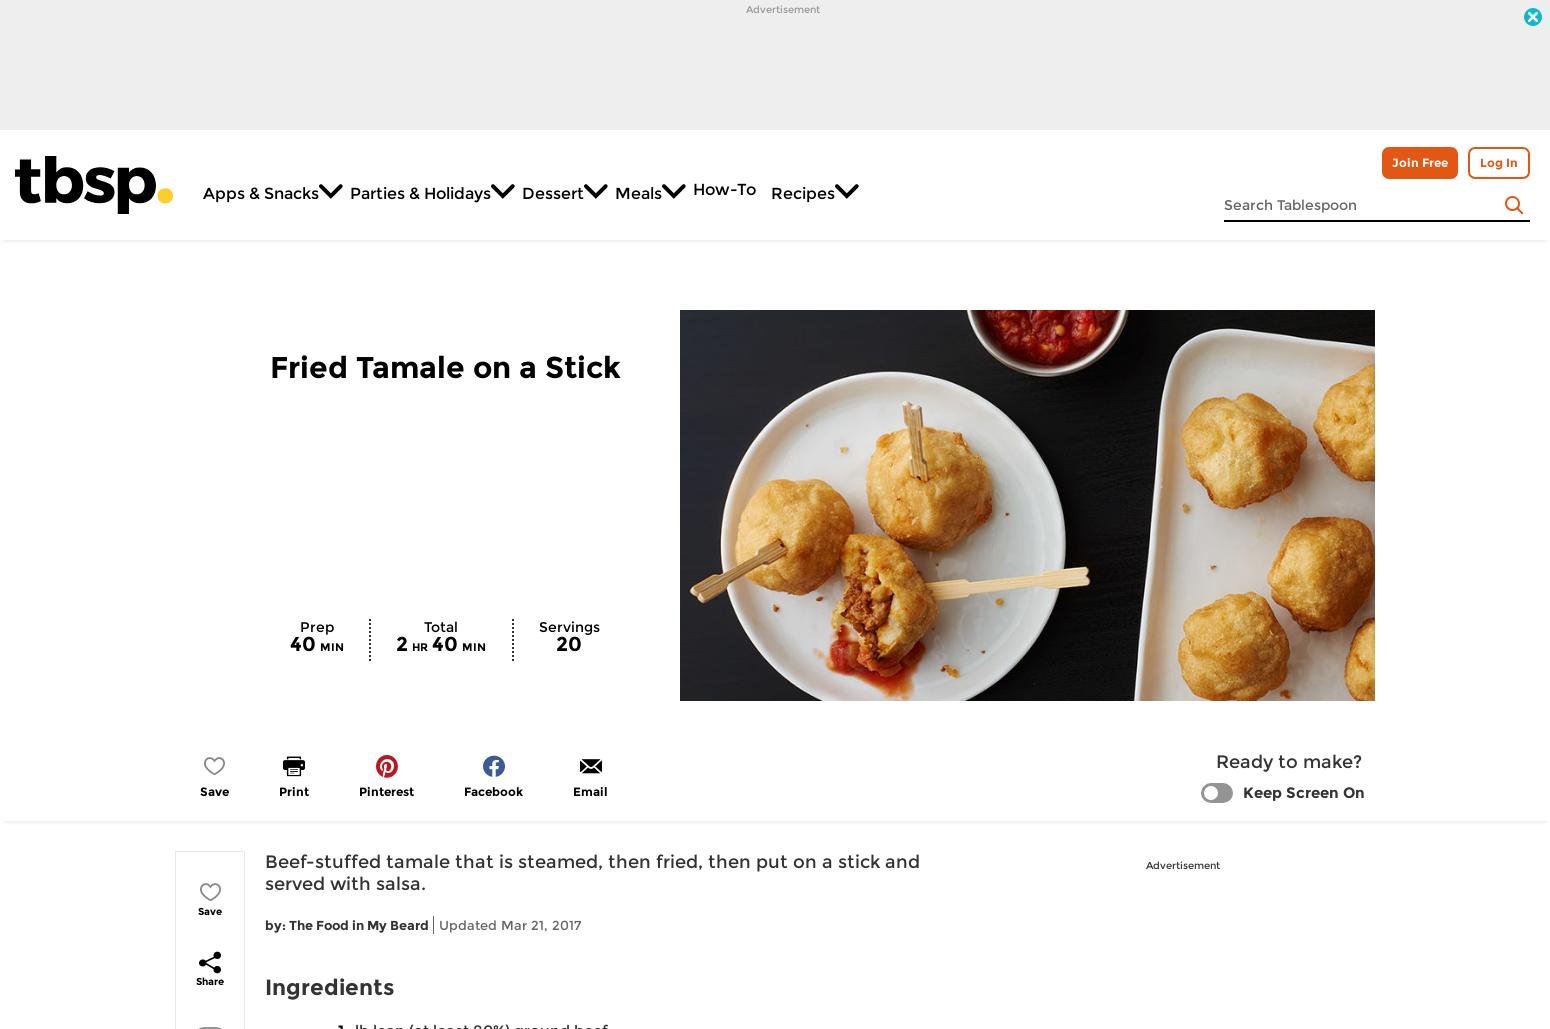 The height and width of the screenshot is (1029, 1550). I want to click on 'Updated Mar 21, 2017', so click(508, 924).